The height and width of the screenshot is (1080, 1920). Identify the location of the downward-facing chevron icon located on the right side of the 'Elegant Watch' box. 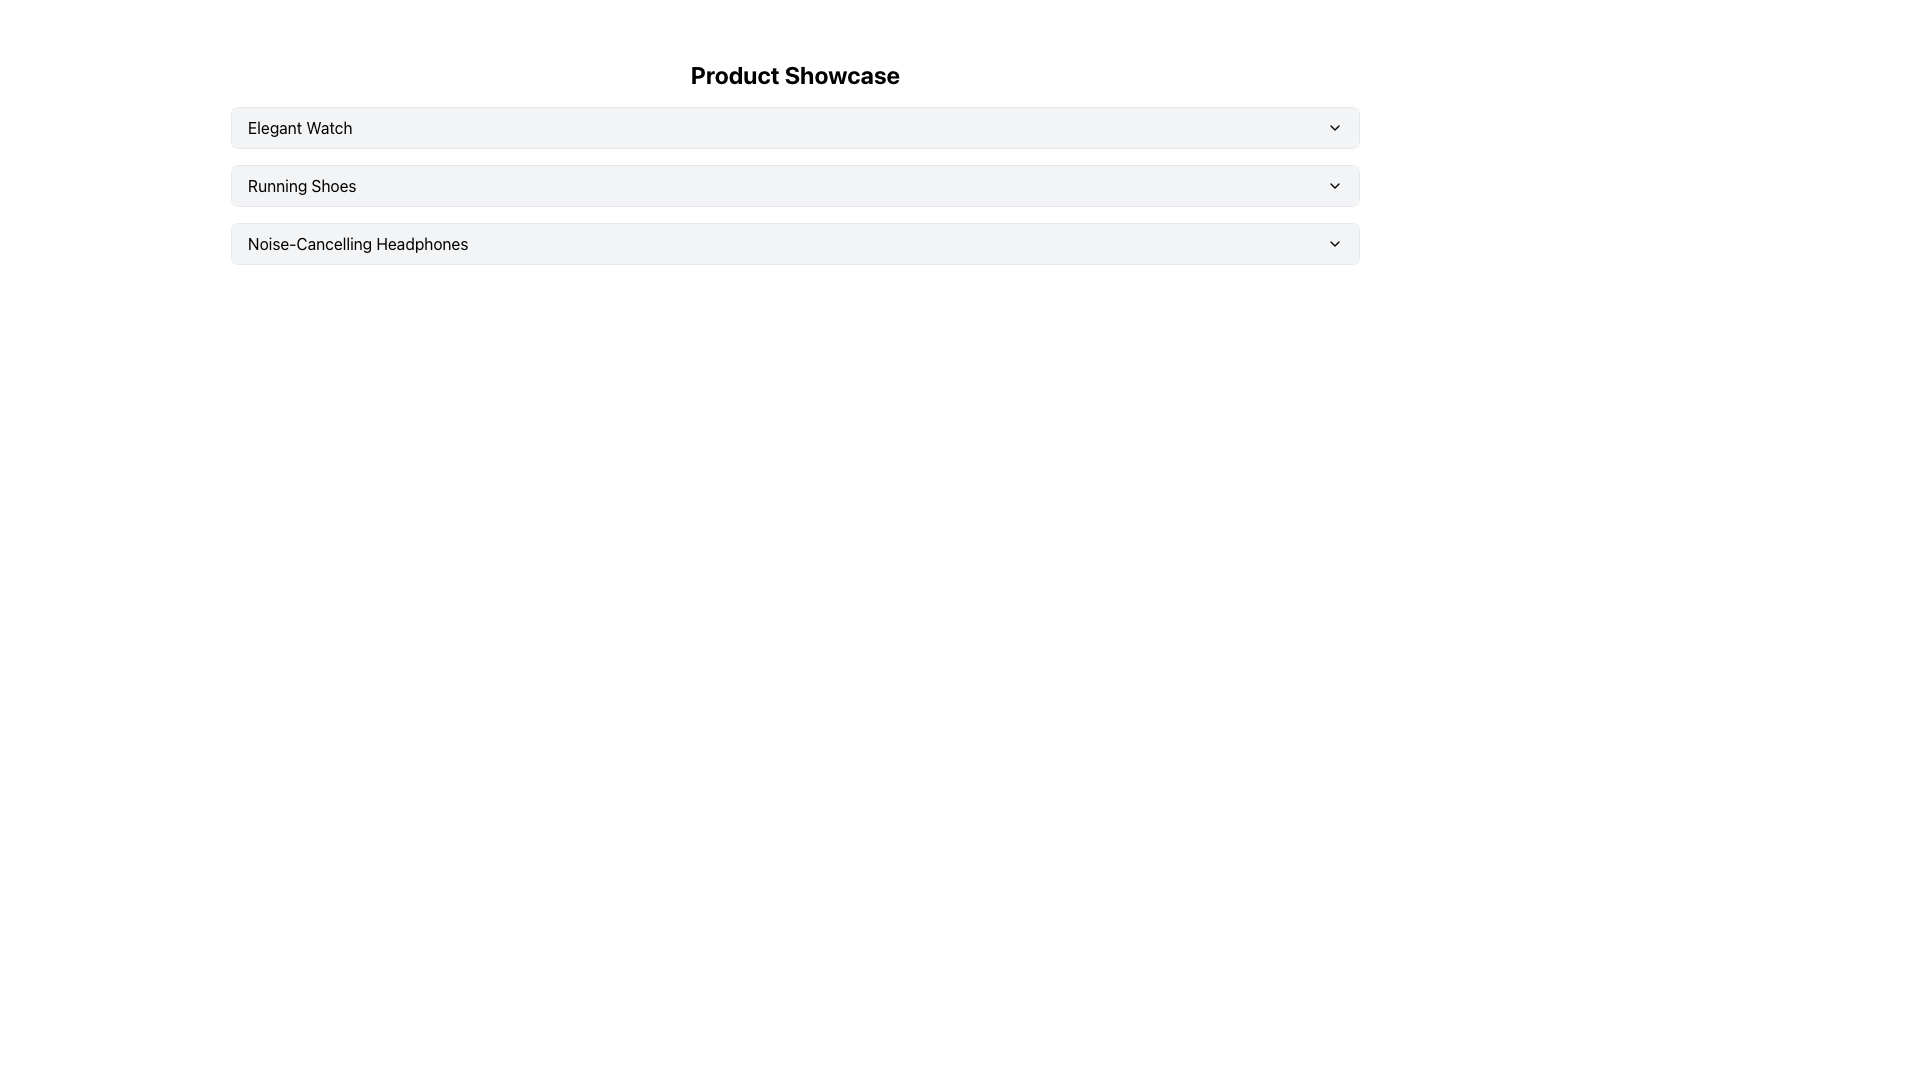
(1334, 127).